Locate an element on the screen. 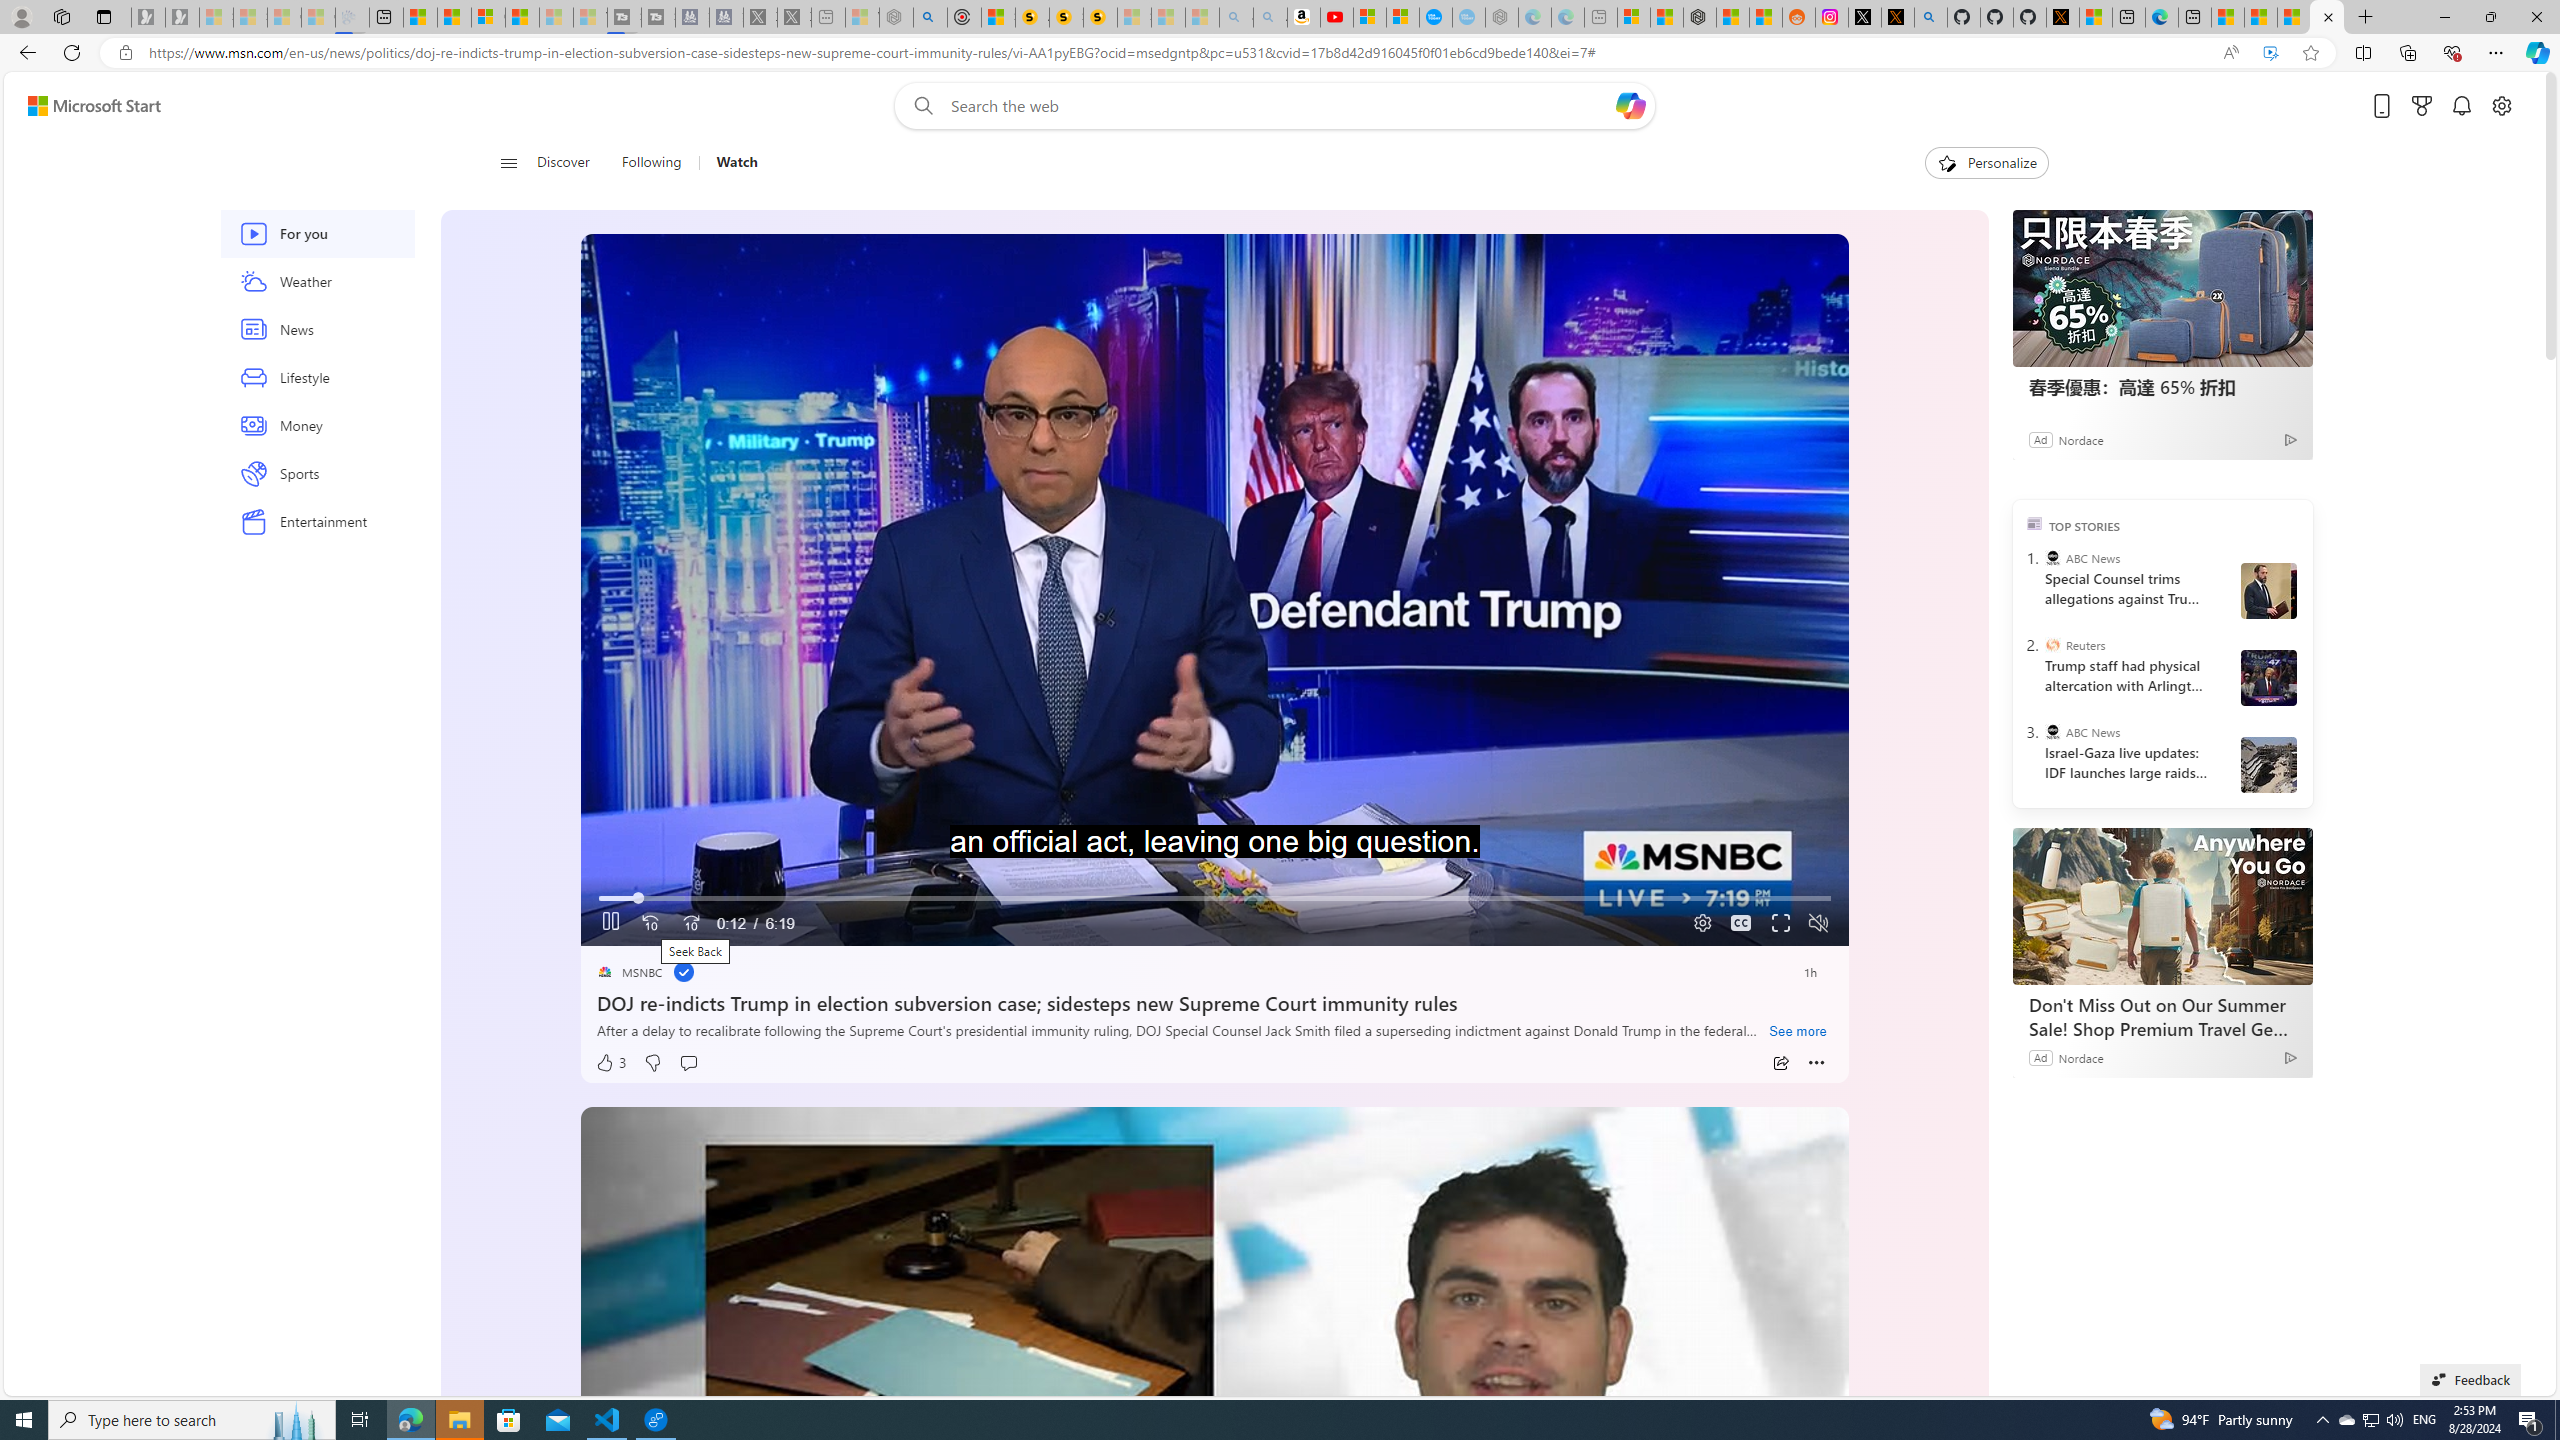  'amazon - Search - Sleeping' is located at coordinates (1235, 16).